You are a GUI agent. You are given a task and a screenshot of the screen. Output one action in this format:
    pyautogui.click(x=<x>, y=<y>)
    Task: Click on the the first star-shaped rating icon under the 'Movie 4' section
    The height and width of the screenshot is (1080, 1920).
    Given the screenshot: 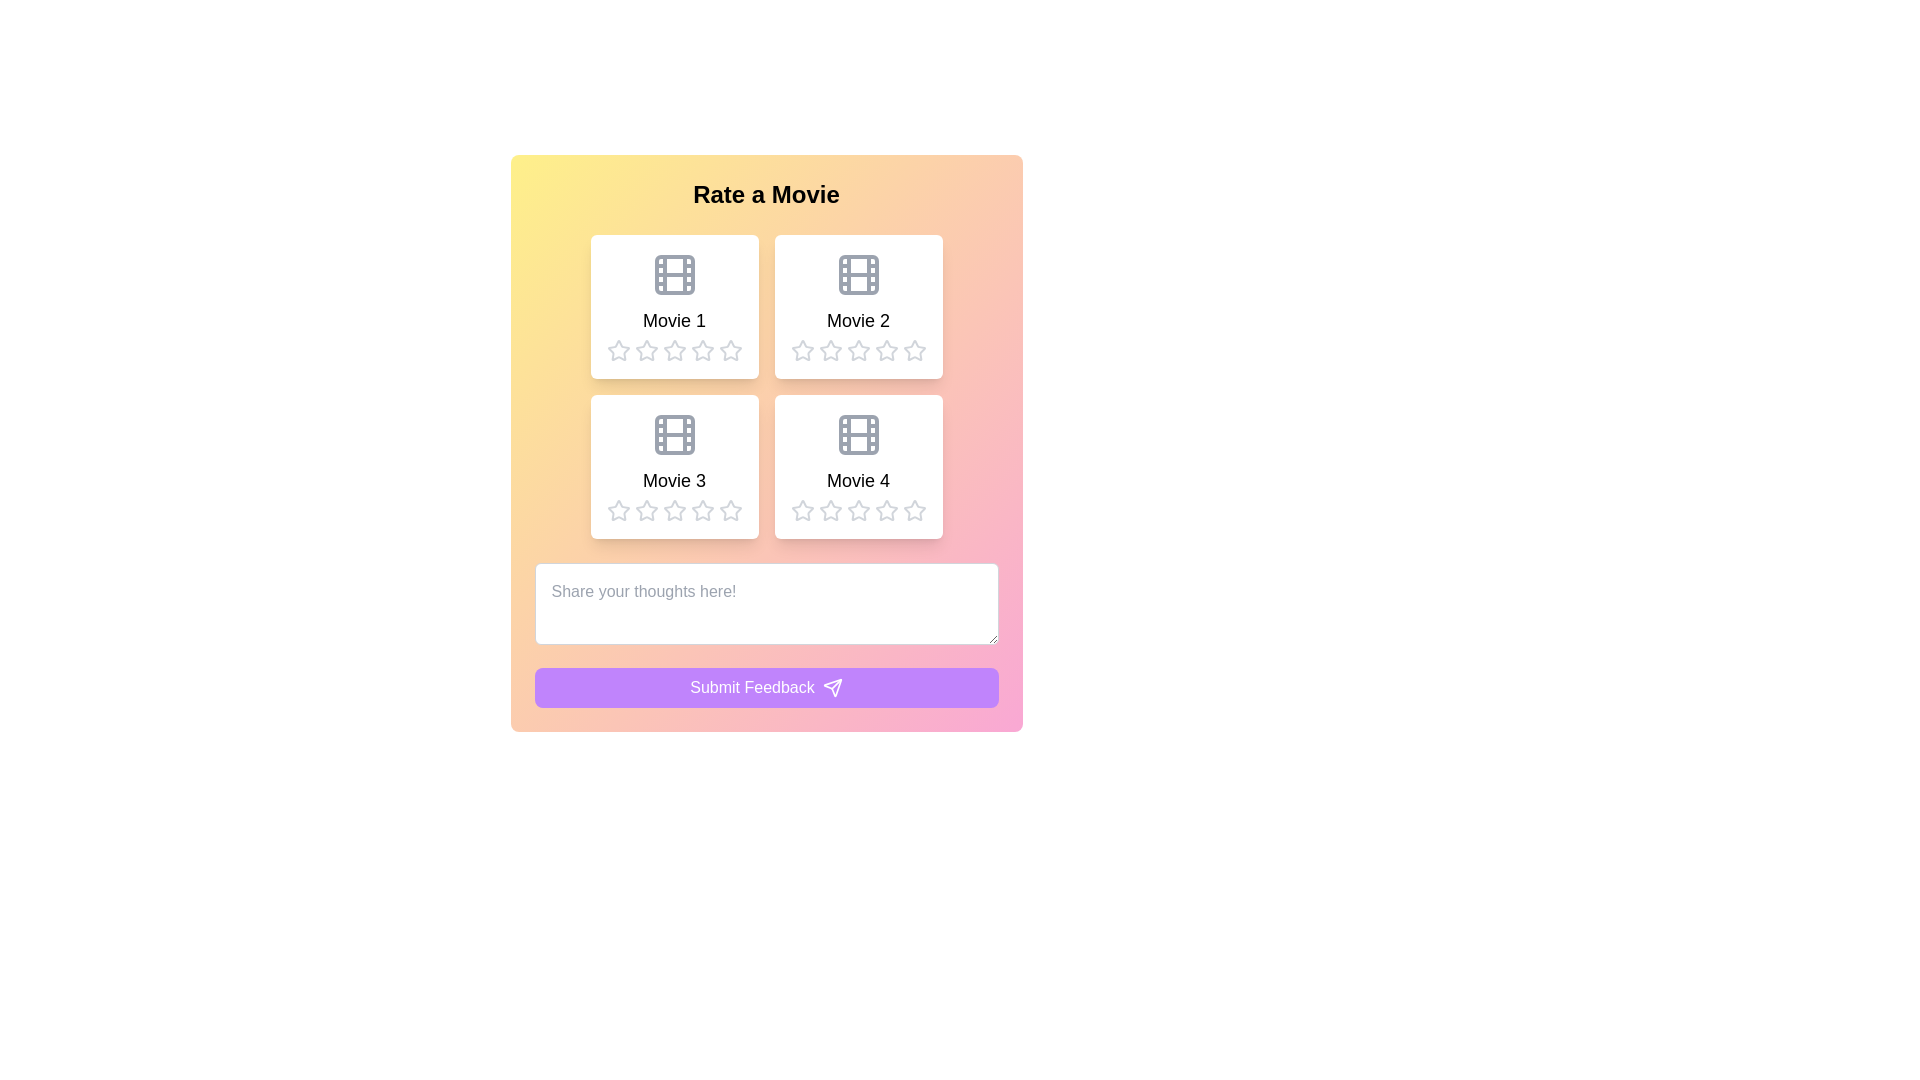 What is the action you would take?
    pyautogui.click(x=802, y=509)
    